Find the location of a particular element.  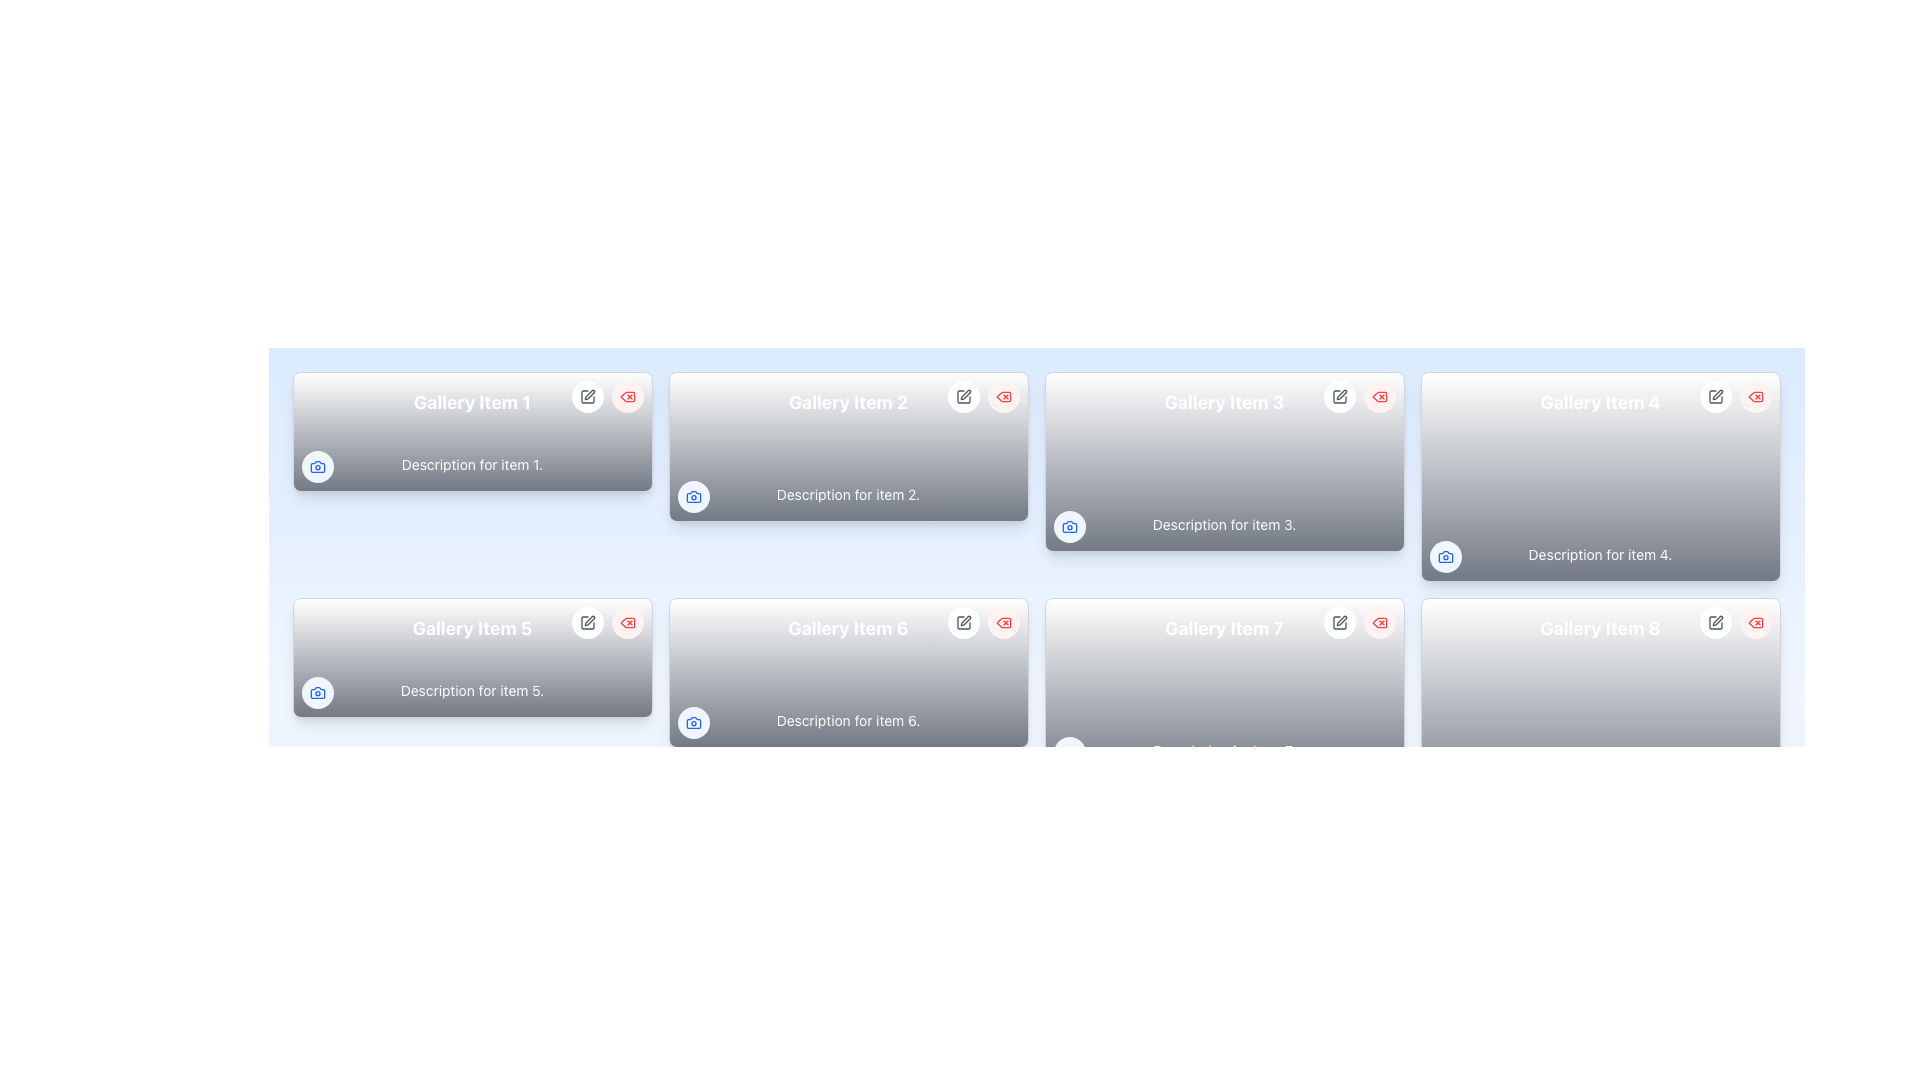

the edit button located at the top-right corner of the 'Gallery Item 6' card to change its appearance is located at coordinates (963, 622).